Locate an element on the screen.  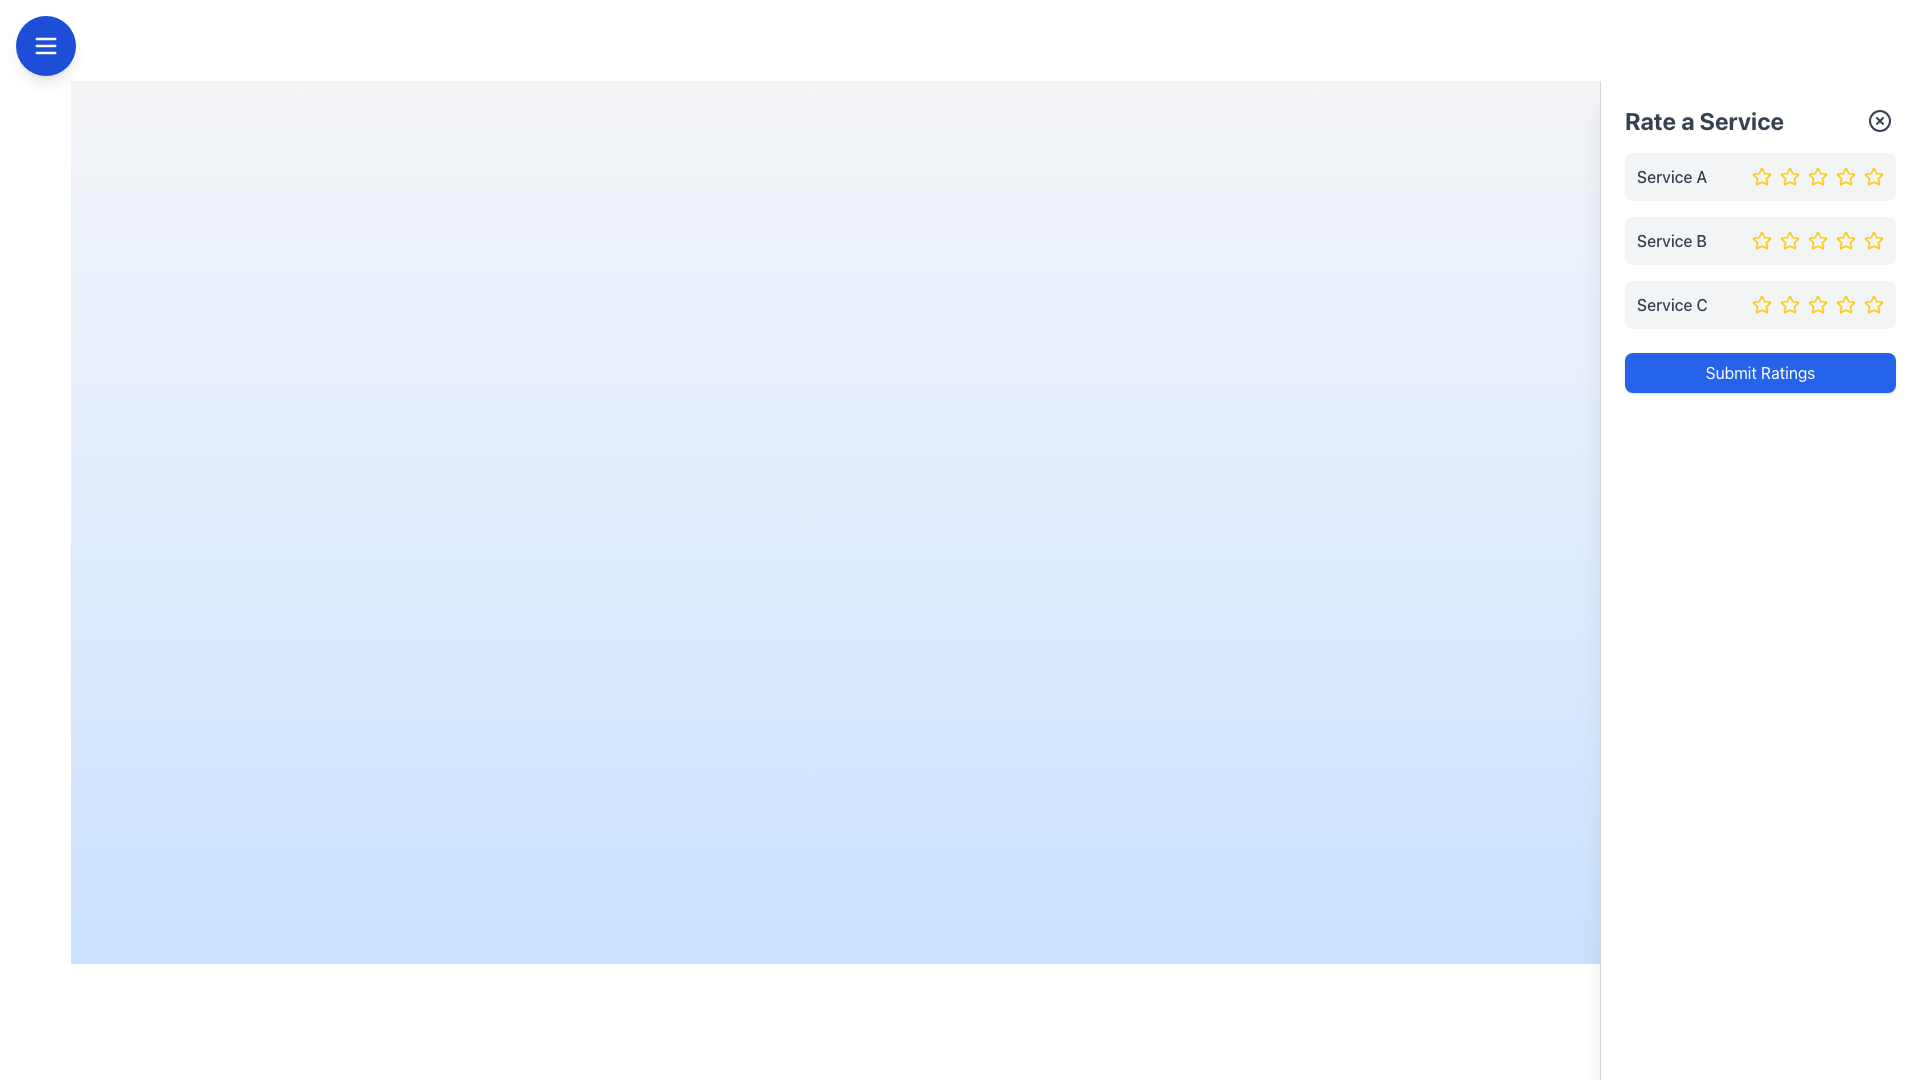
the fifth star icon in the star rating system for 'Service A' in the 'Rate a Service' section to trigger the preview state is located at coordinates (1845, 176).